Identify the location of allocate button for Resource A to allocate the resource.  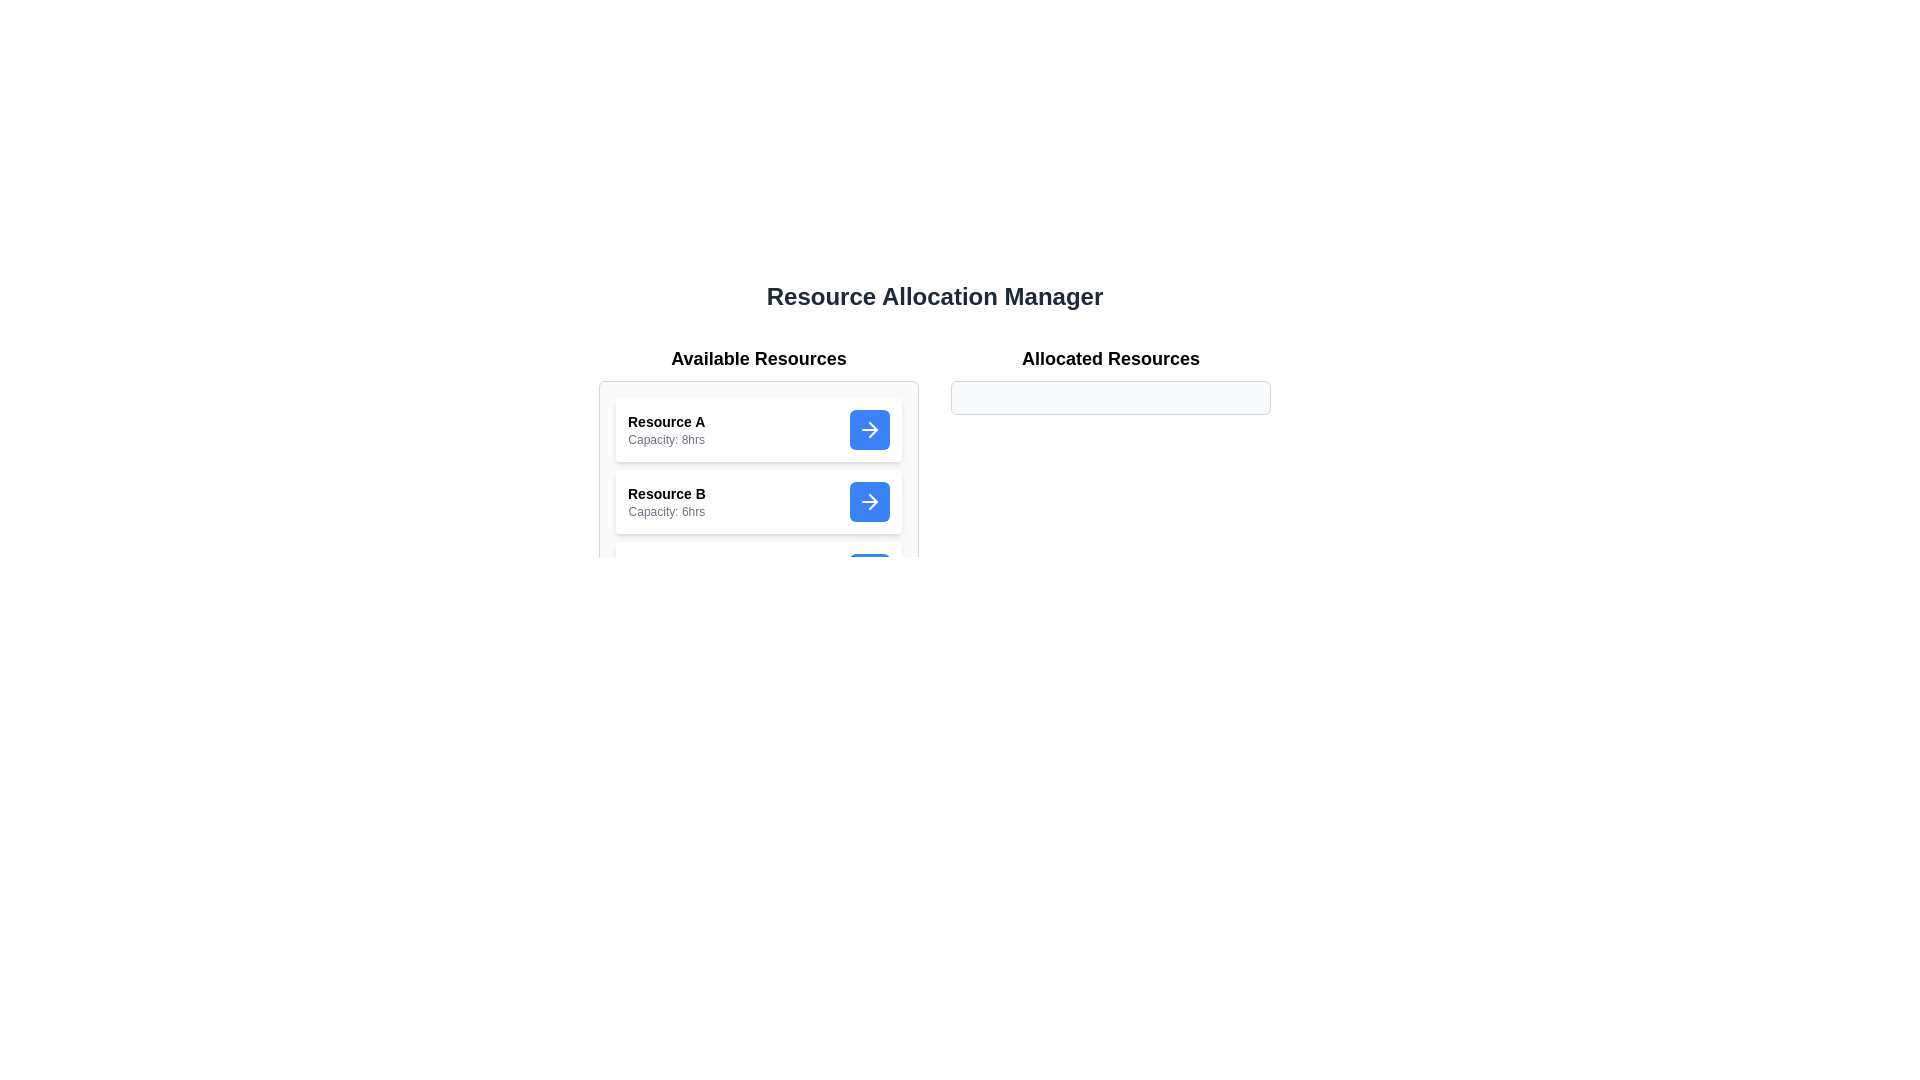
(869, 428).